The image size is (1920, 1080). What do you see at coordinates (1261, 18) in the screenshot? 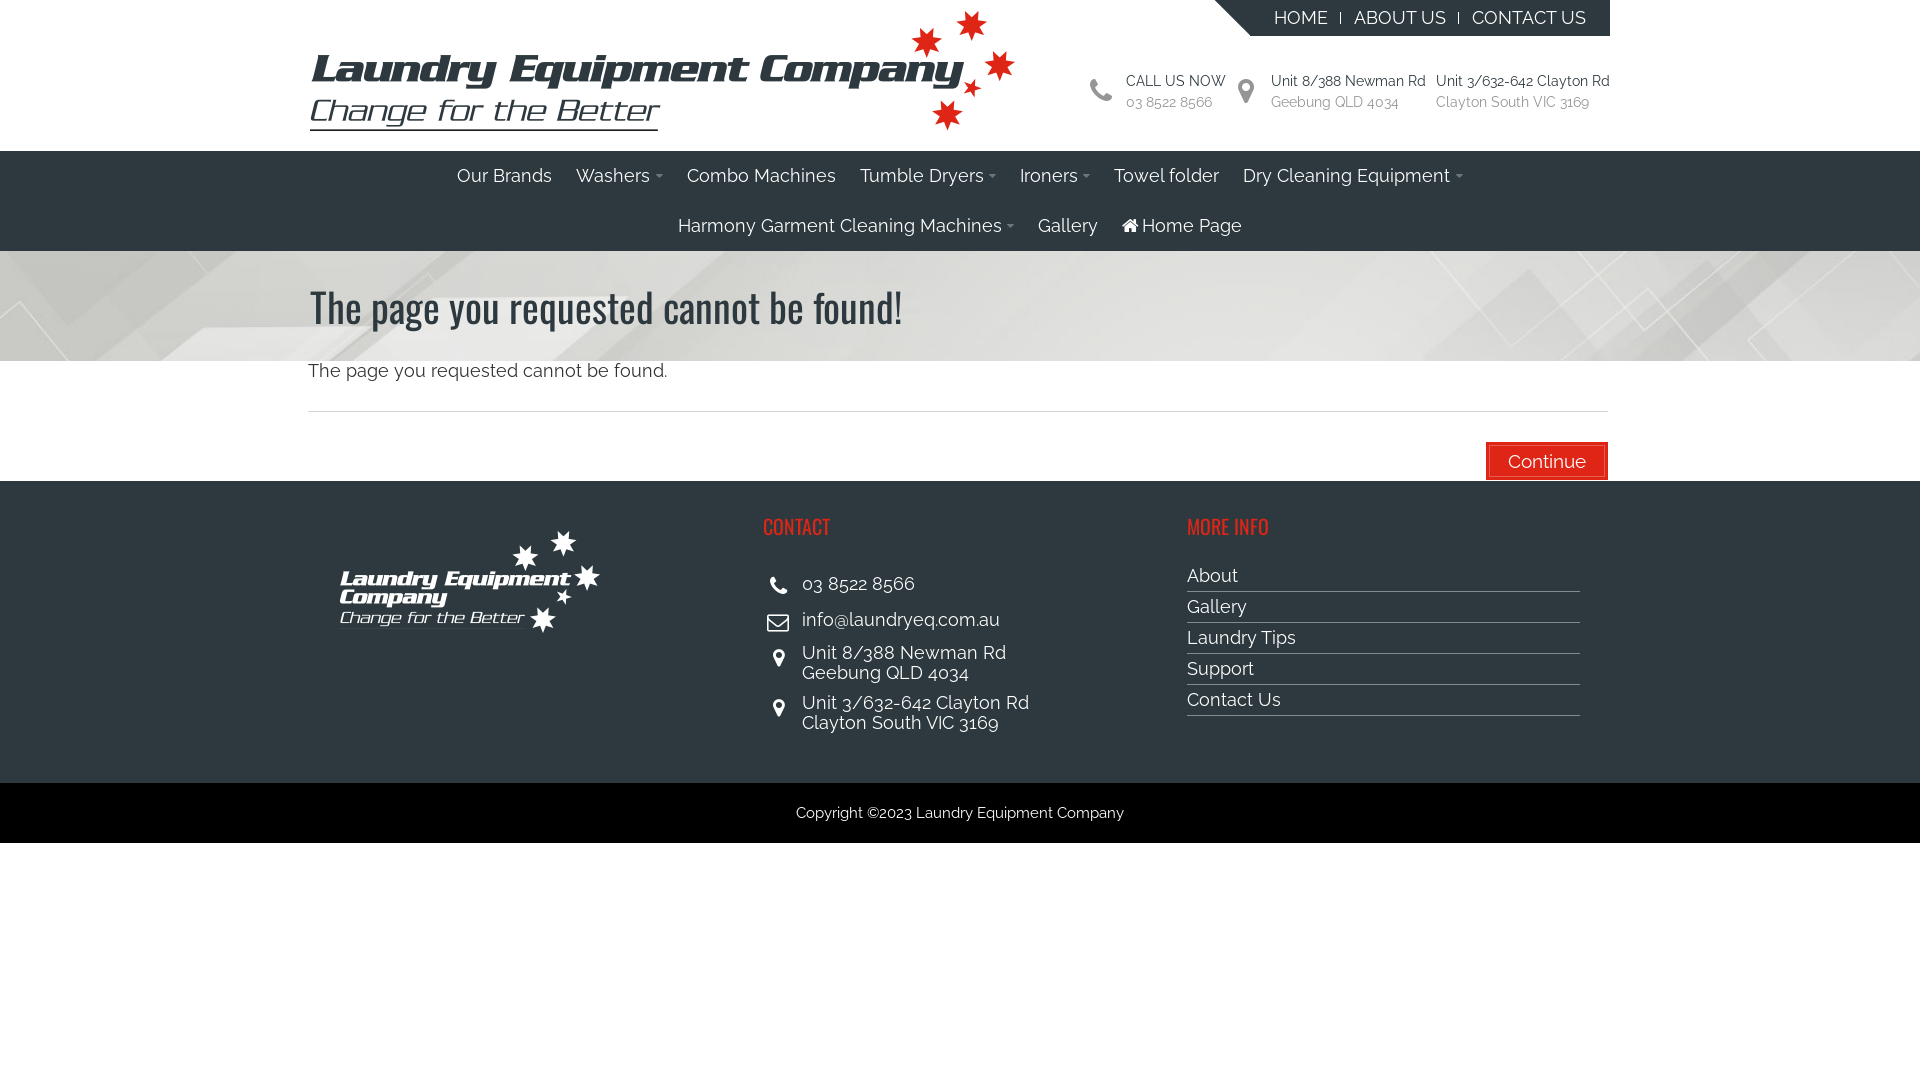
I see `'HOME'` at bounding box center [1261, 18].